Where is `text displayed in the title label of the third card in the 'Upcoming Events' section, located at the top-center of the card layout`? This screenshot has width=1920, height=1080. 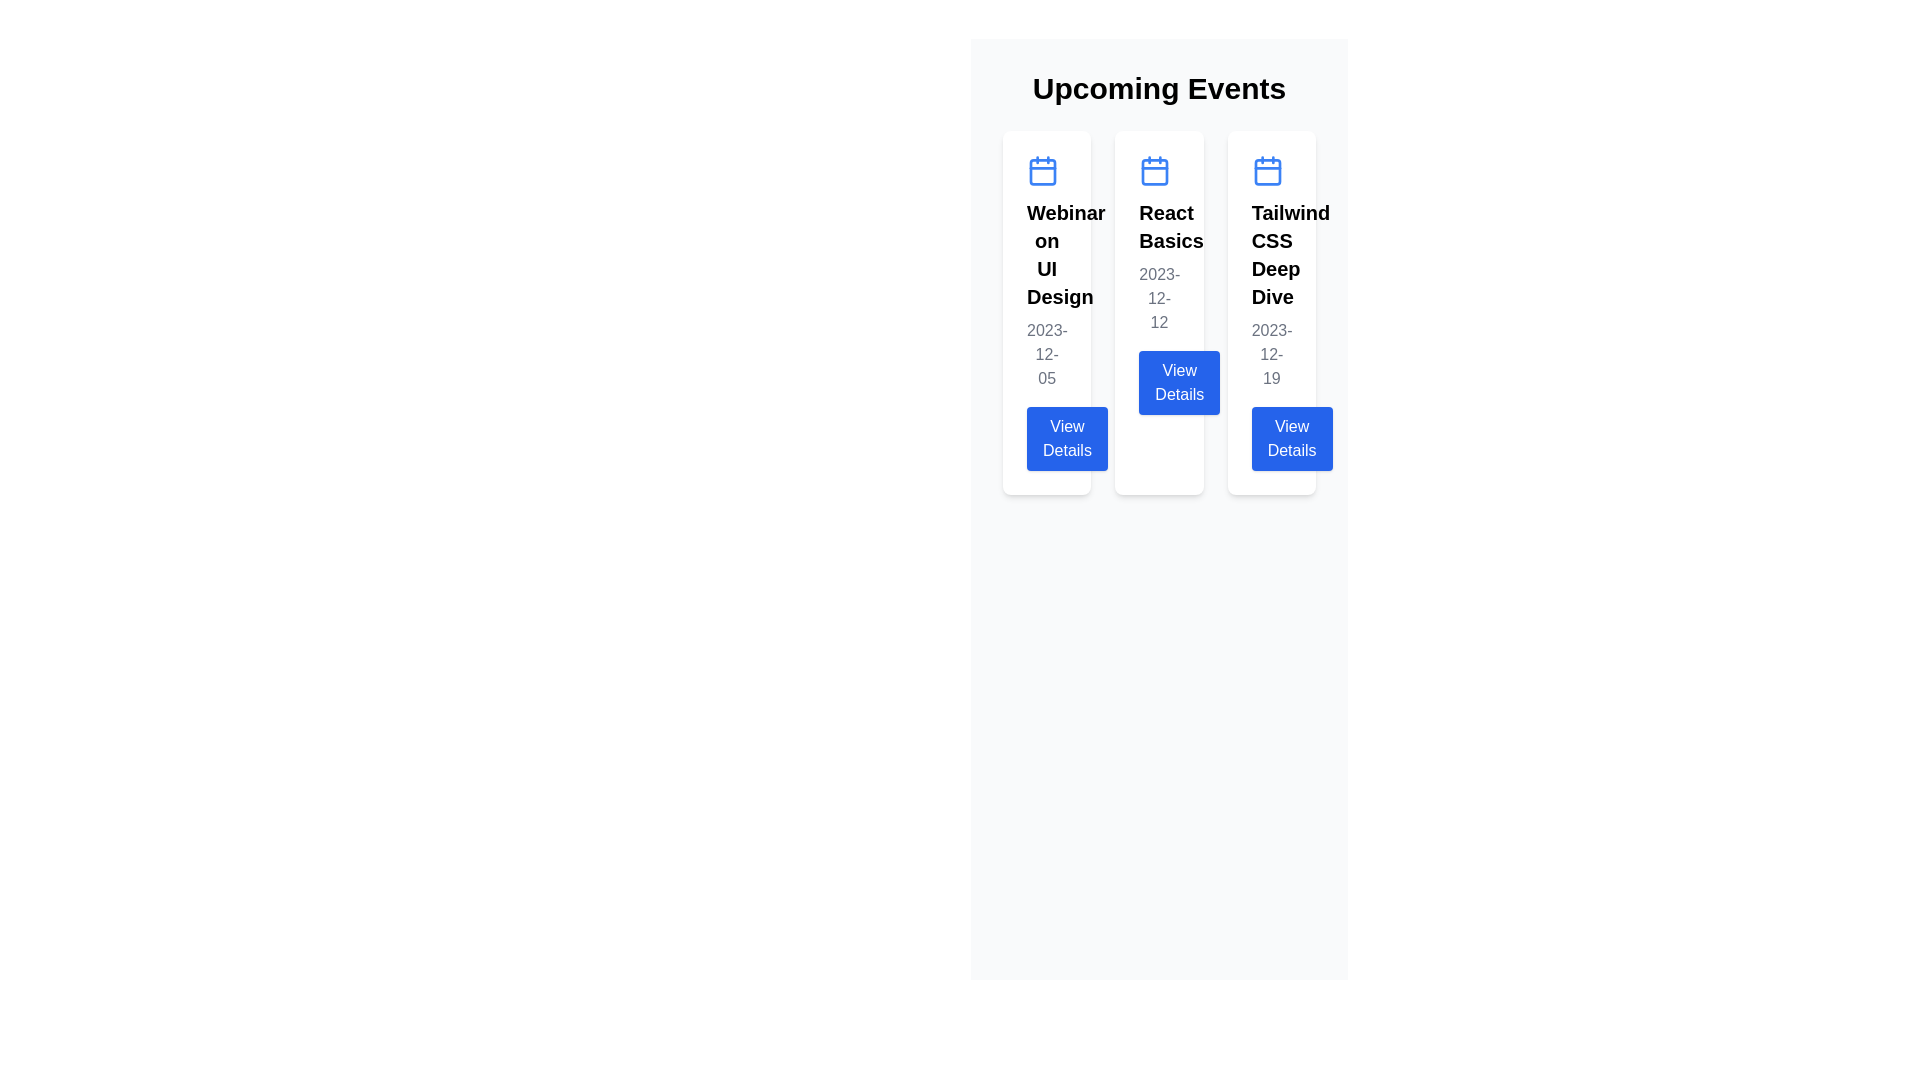 text displayed in the title label of the third card in the 'Upcoming Events' section, located at the top-center of the card layout is located at coordinates (1270, 253).